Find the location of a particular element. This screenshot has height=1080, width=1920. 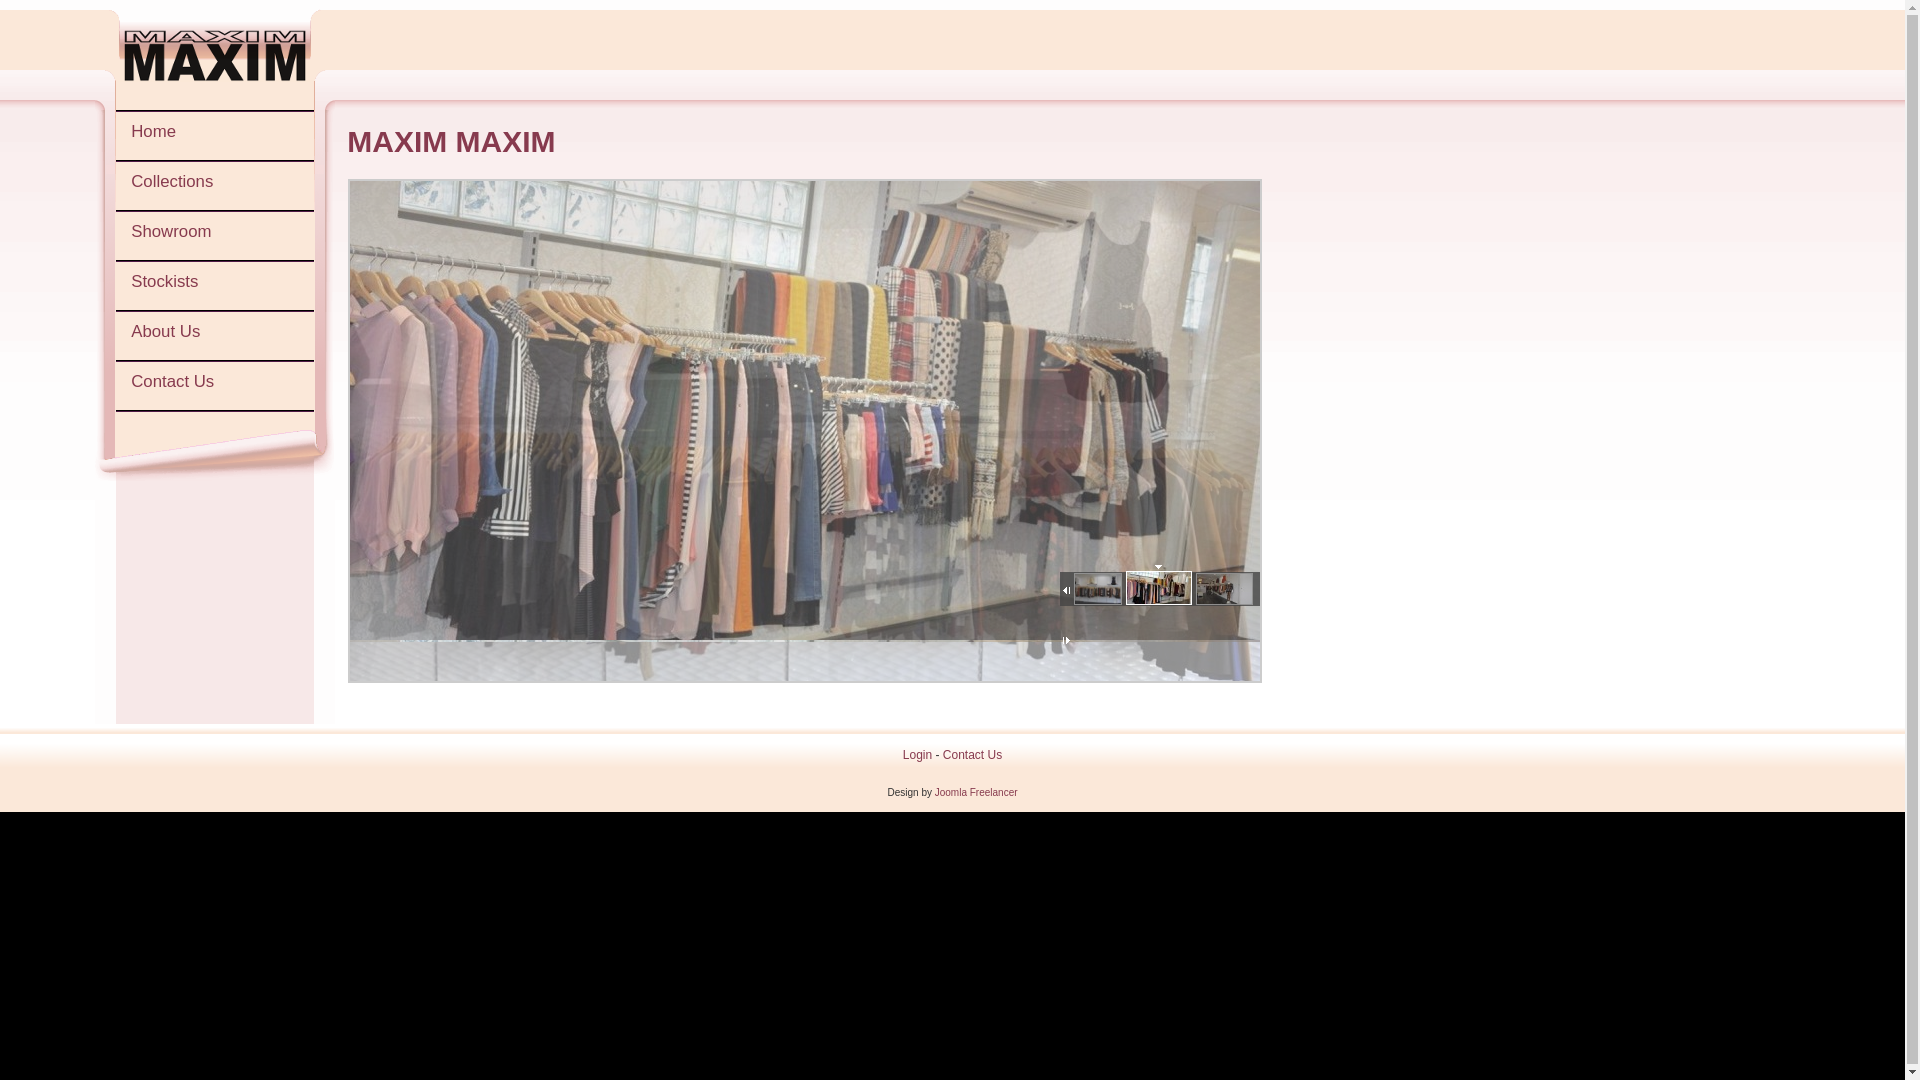

'MAXIM MAXIM' is located at coordinates (450, 140).